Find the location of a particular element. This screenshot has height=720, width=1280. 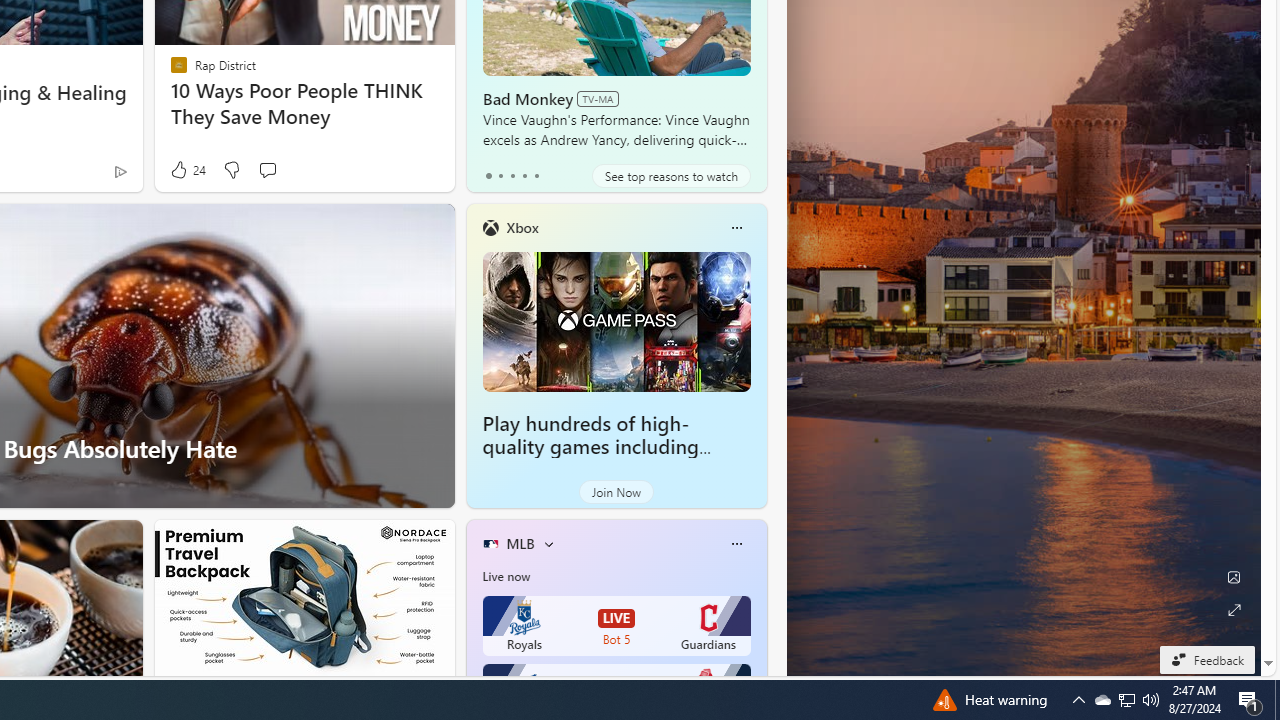

'Edit Background' is located at coordinates (1232, 577).